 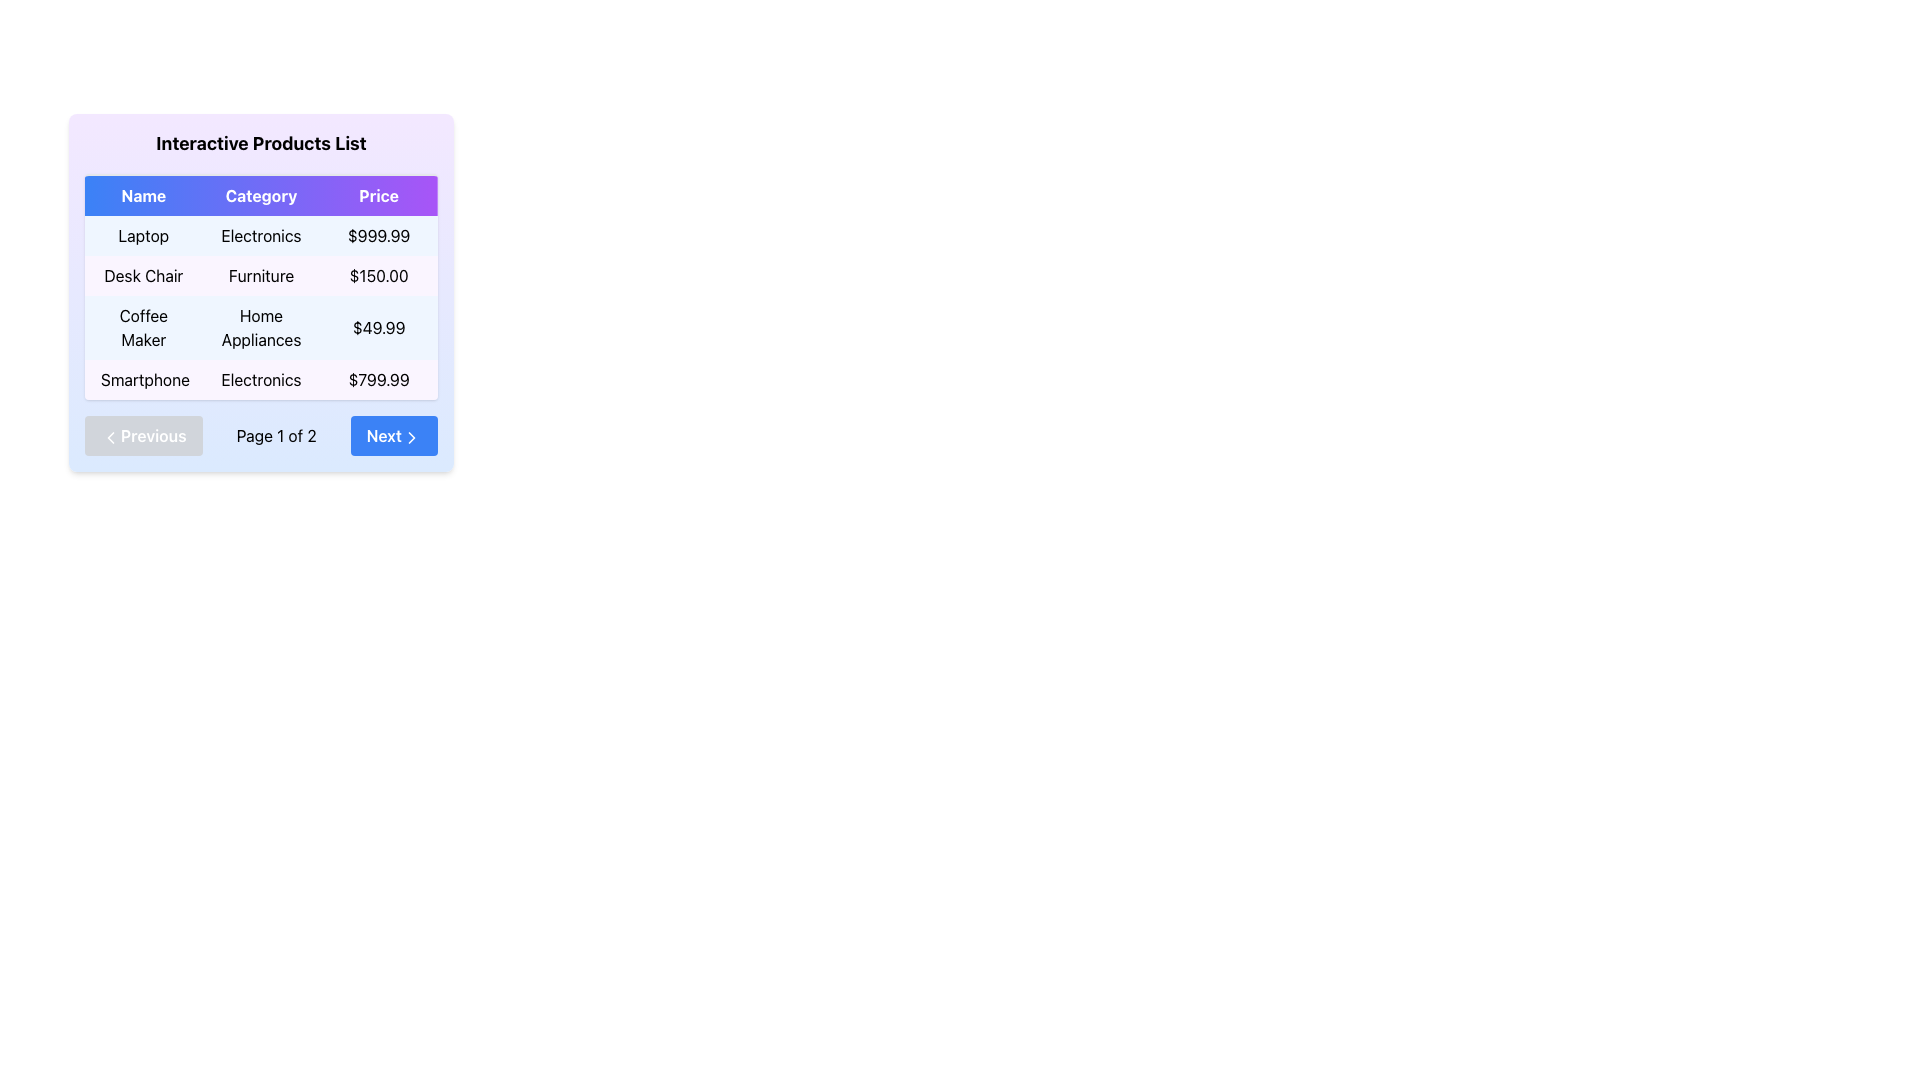 What do you see at coordinates (260, 196) in the screenshot?
I see `the middle text label that serves as a column header in a table, positioned between the buttons labeled 'Name' and 'Price'` at bounding box center [260, 196].